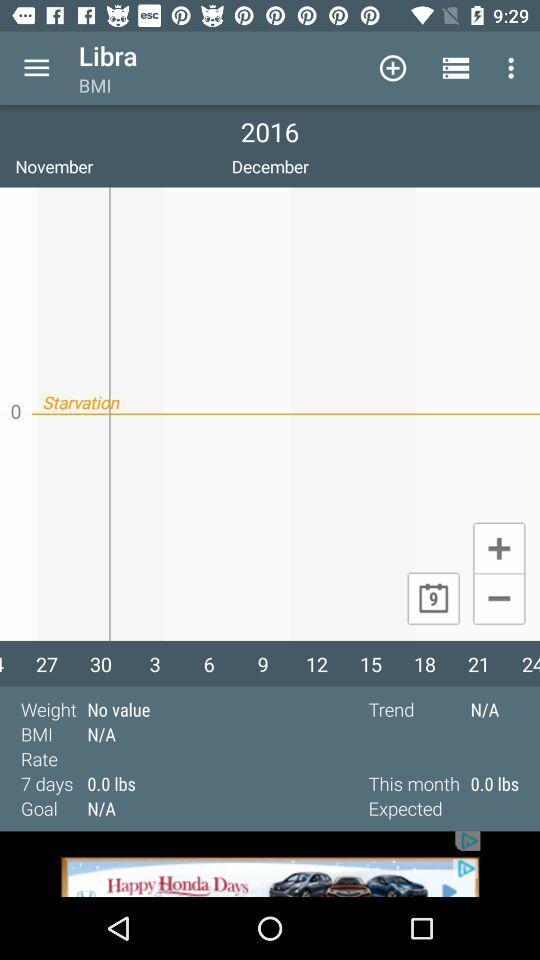 This screenshot has width=540, height=960. What do you see at coordinates (498, 600) in the screenshot?
I see `calculatar page` at bounding box center [498, 600].